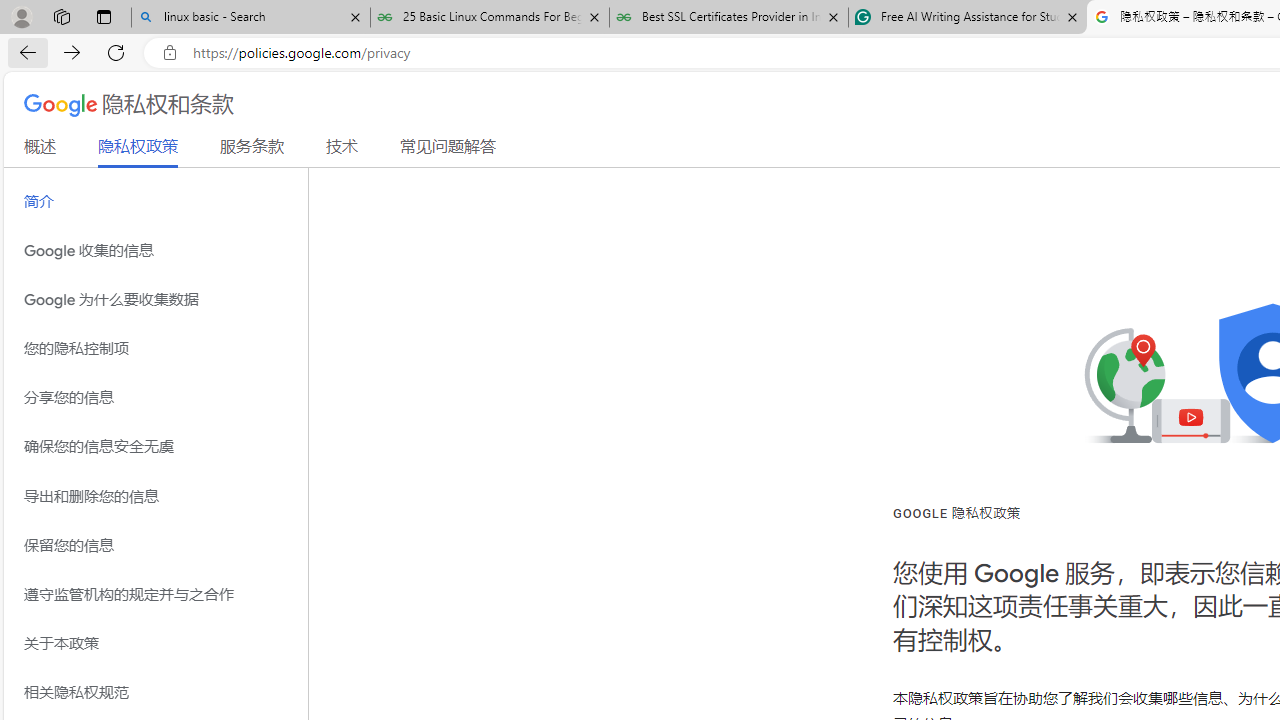 This screenshot has height=720, width=1280. What do you see at coordinates (728, 17) in the screenshot?
I see `'Best SSL Certificates Provider in India - GeeksforGeeks'` at bounding box center [728, 17].